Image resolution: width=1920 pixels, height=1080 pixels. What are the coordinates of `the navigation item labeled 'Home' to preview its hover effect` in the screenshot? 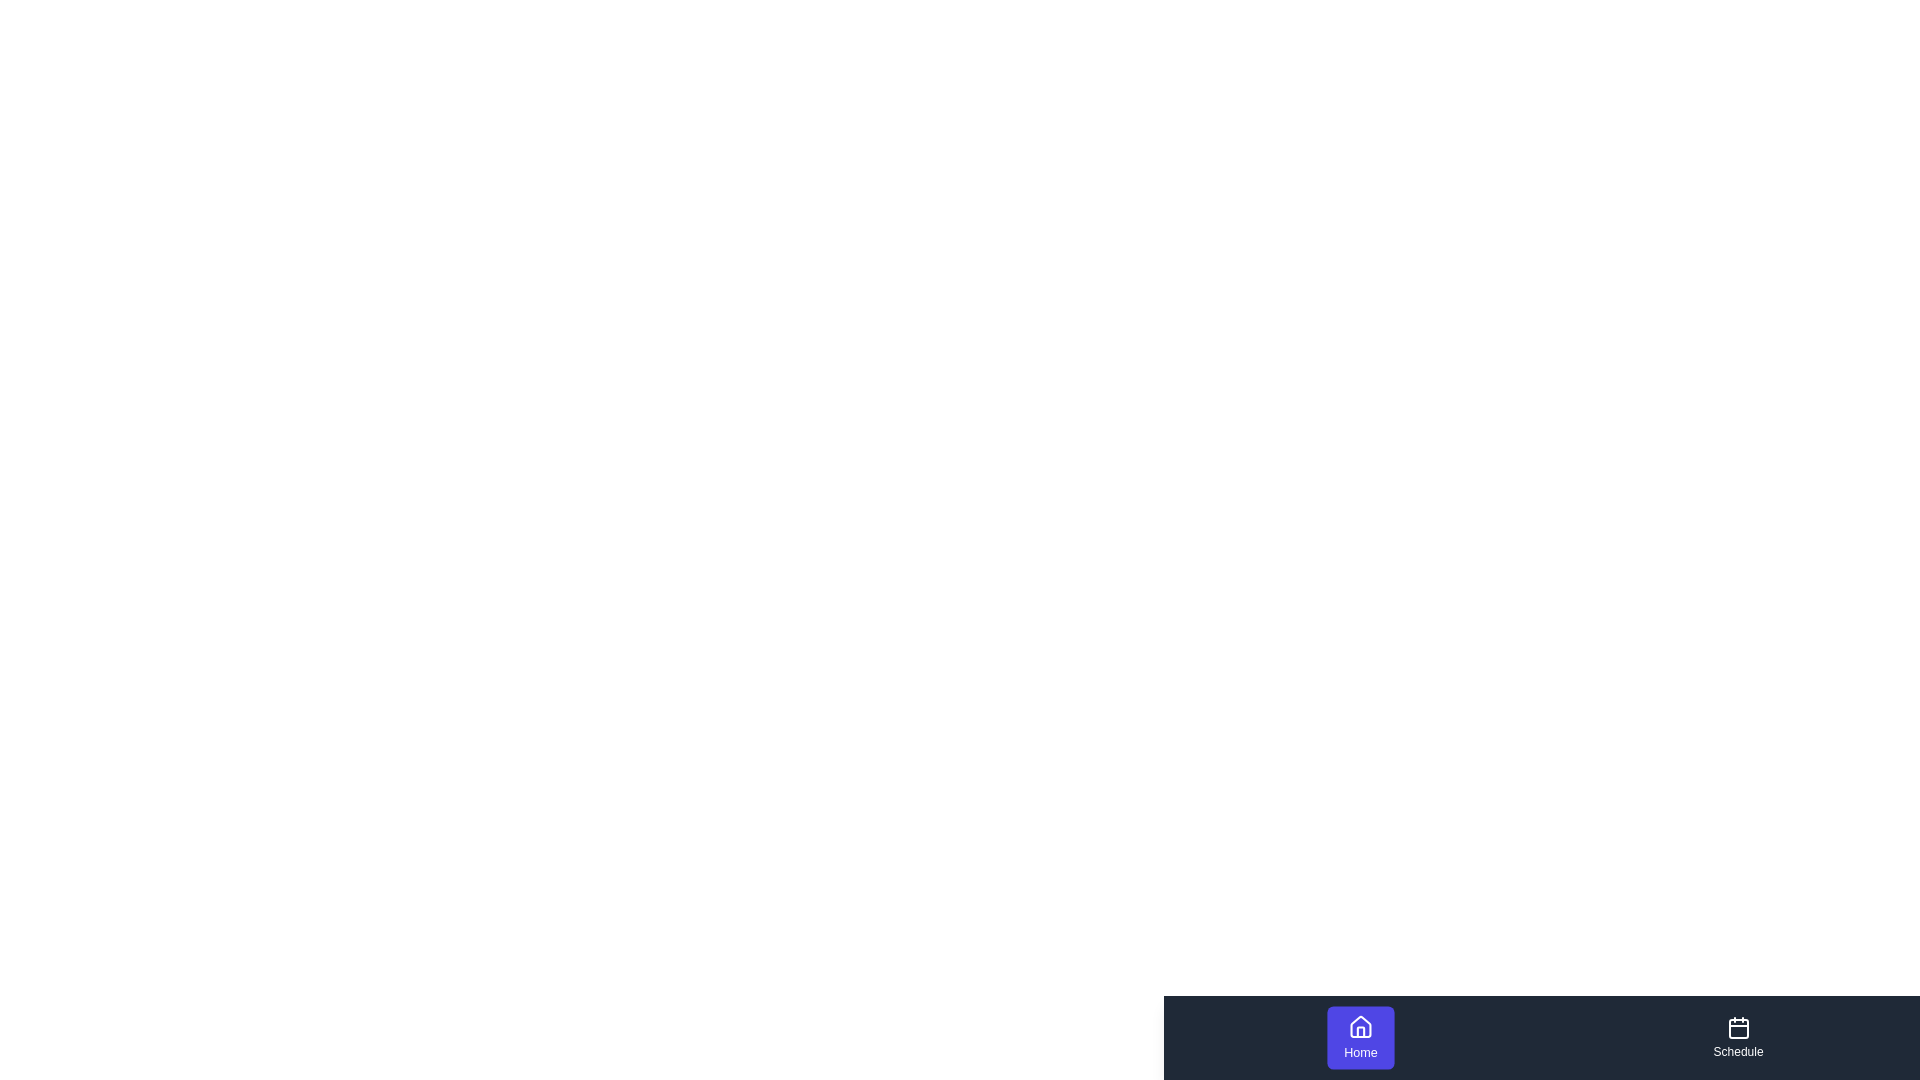 It's located at (1360, 1036).